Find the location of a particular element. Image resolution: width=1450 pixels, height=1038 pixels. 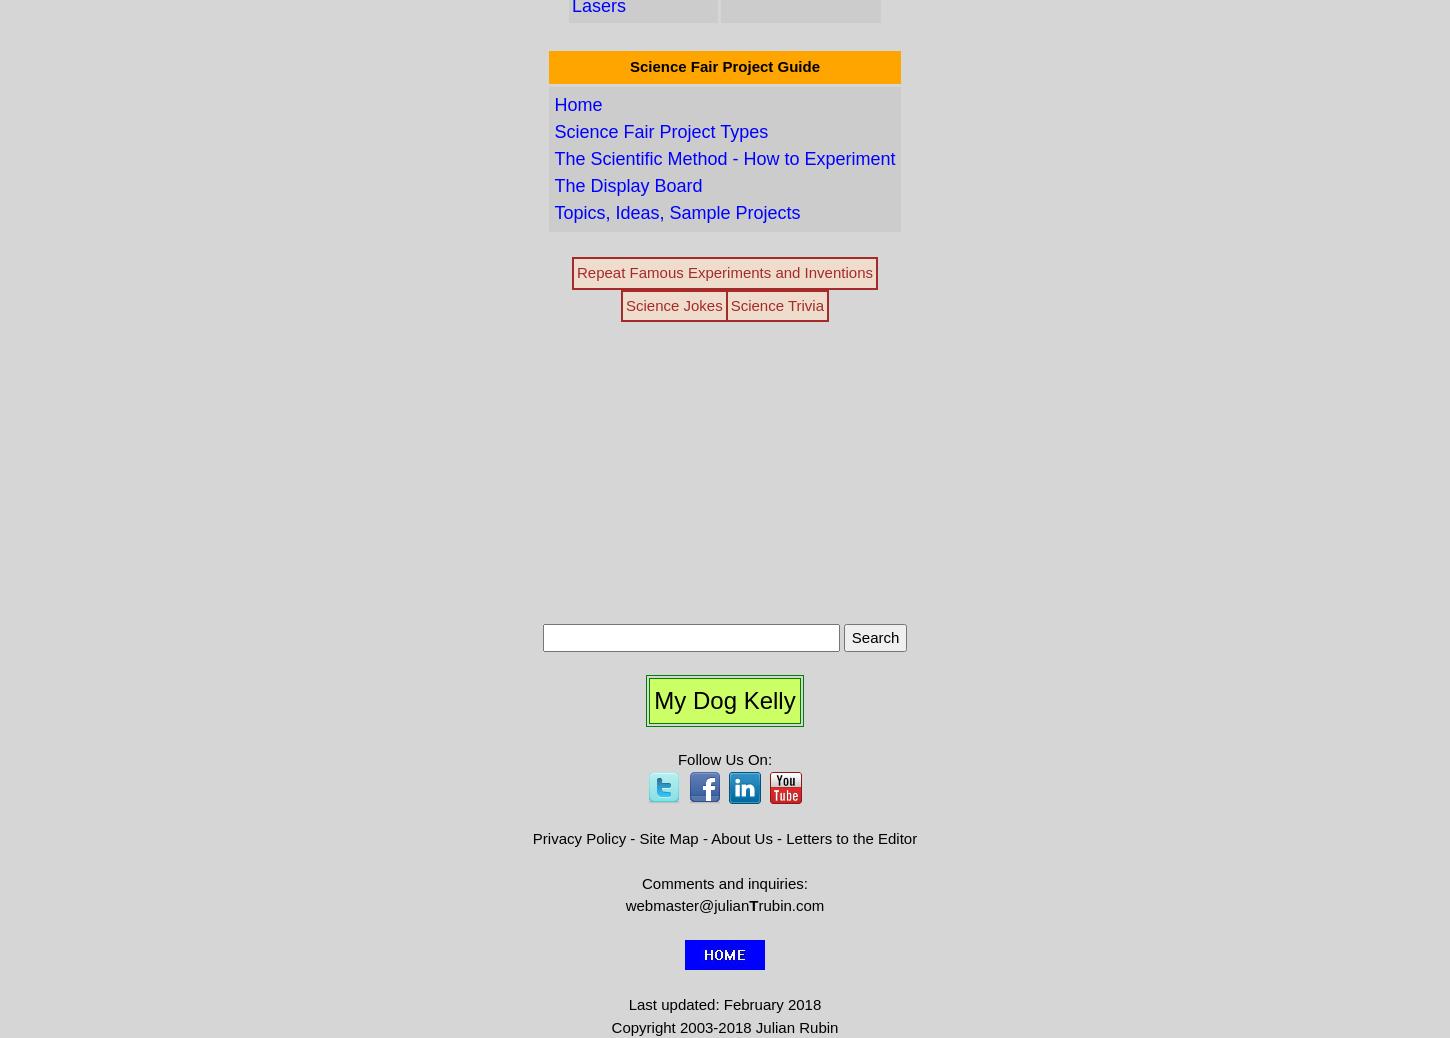

'Comments and inquiries:' is located at coordinates (723, 882).